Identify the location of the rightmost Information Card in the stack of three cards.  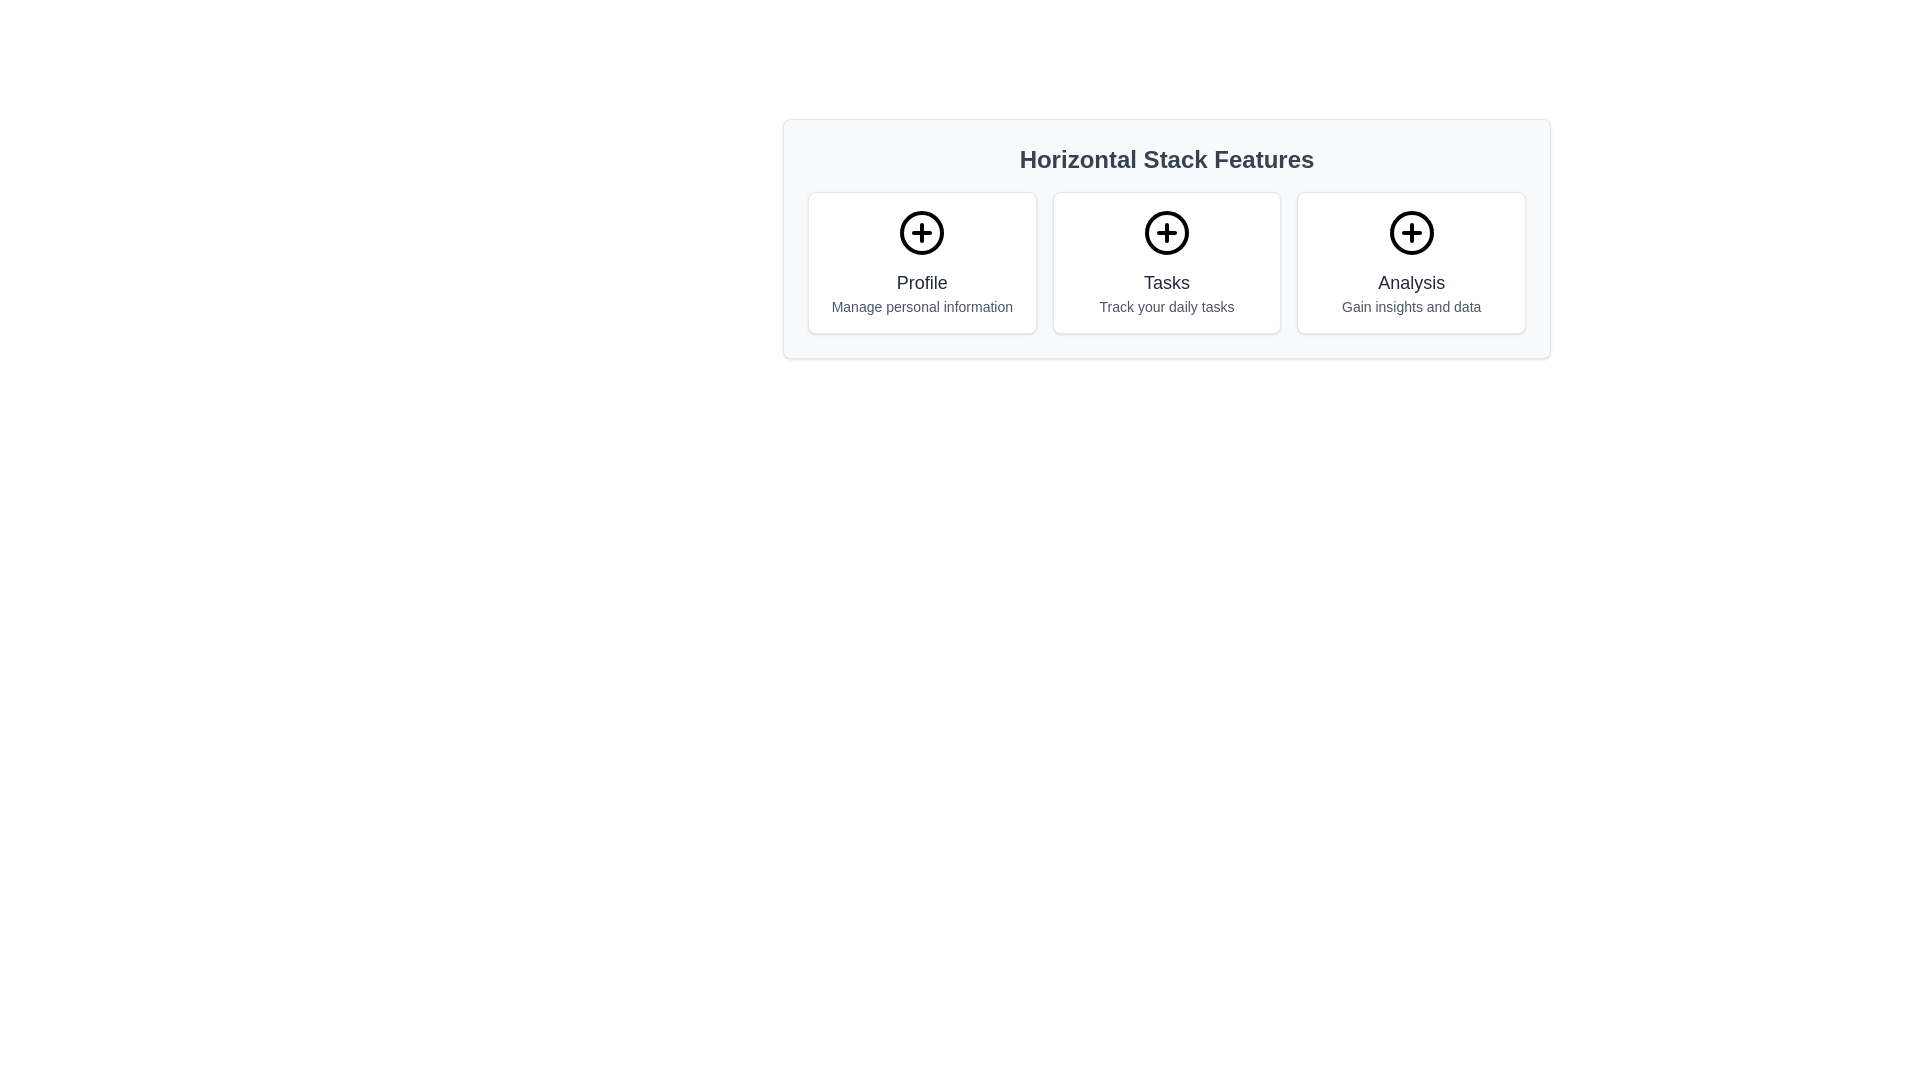
(1410, 261).